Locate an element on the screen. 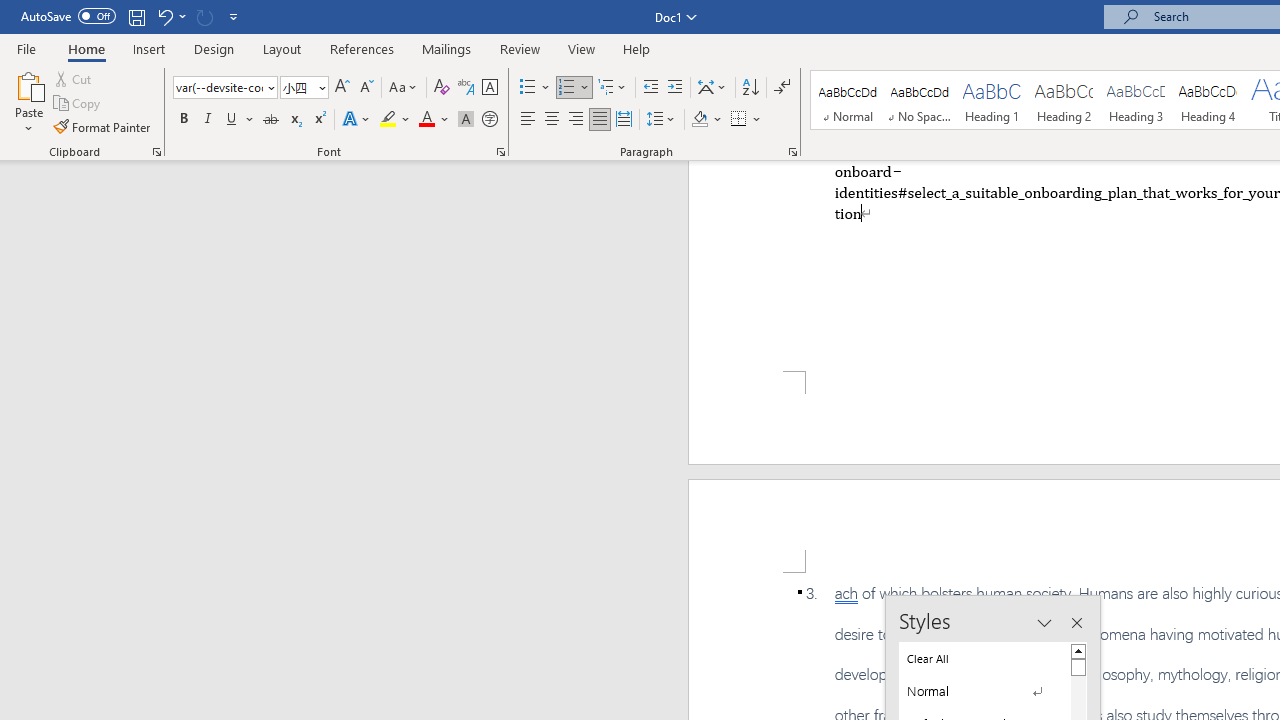 The width and height of the screenshot is (1280, 720). 'References' is located at coordinates (362, 48).